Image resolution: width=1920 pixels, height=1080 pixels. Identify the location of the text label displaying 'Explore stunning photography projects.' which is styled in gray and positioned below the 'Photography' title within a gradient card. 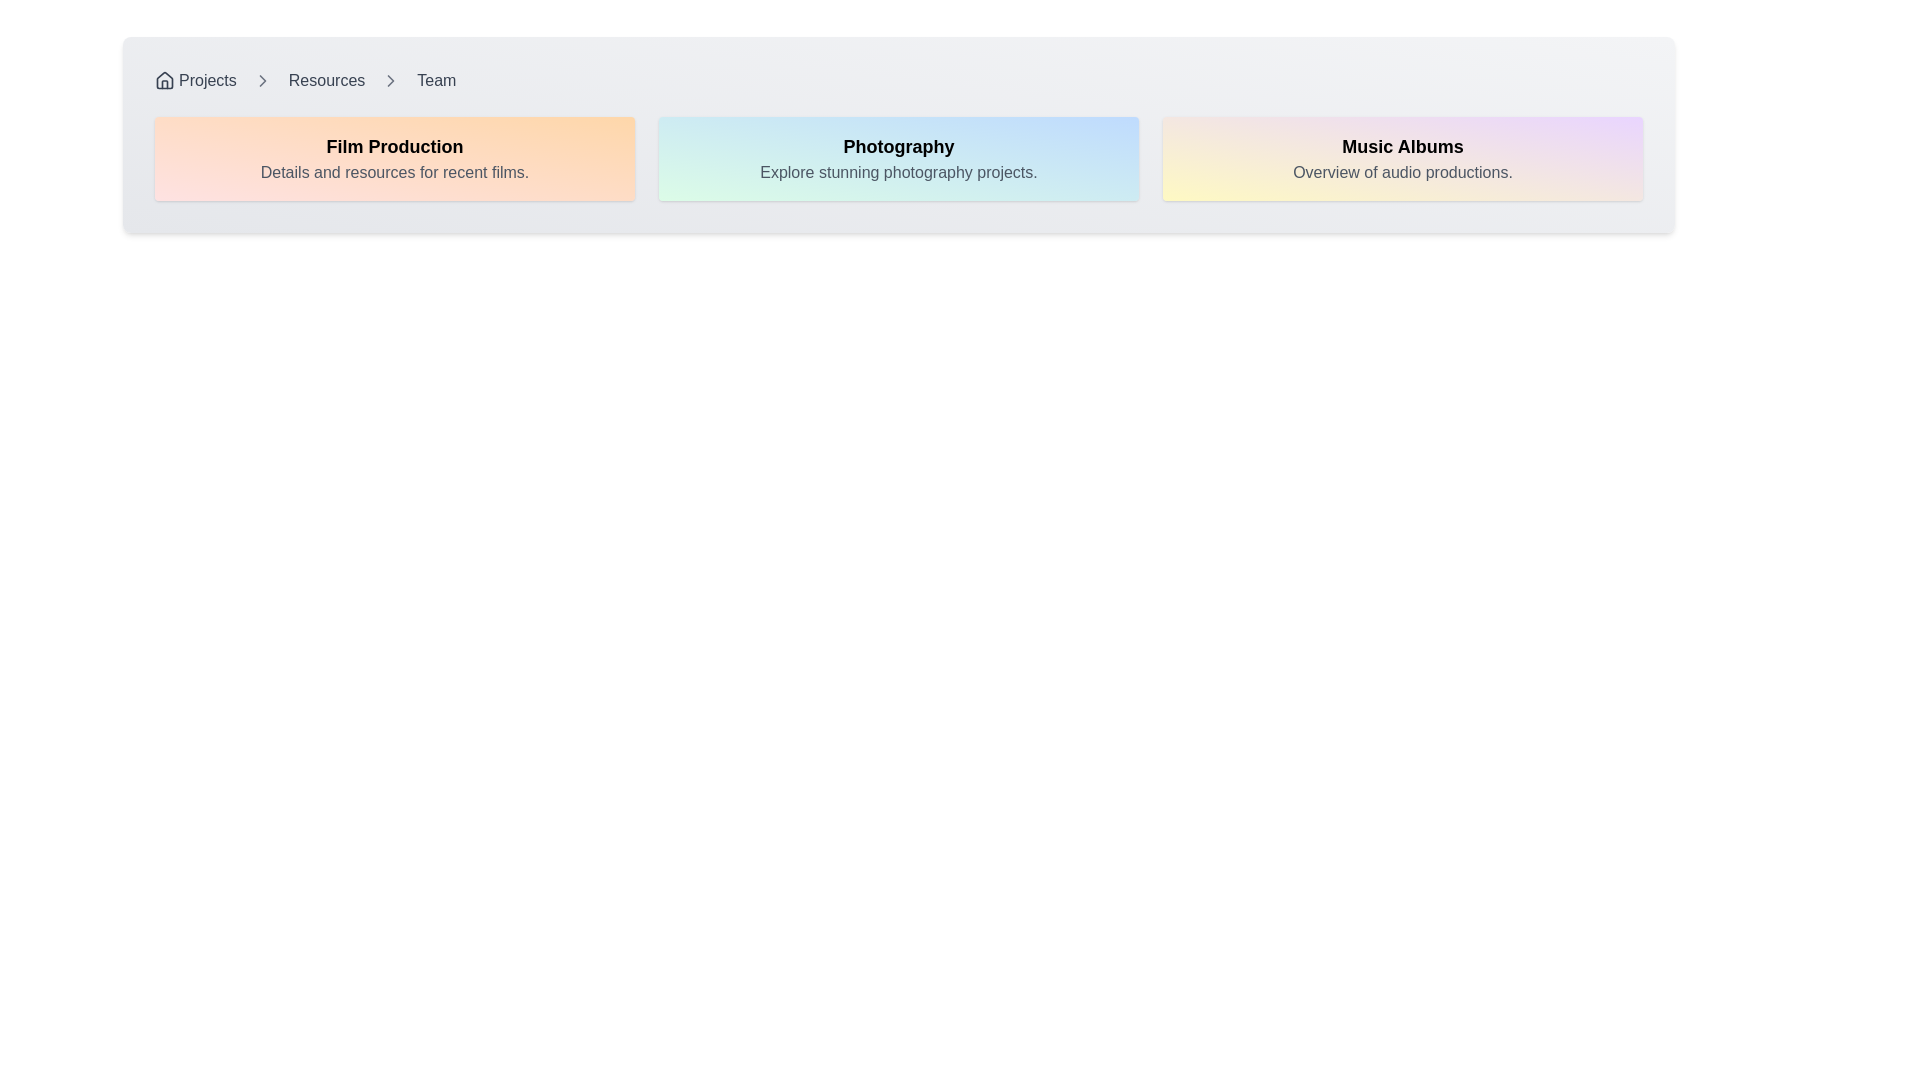
(897, 172).